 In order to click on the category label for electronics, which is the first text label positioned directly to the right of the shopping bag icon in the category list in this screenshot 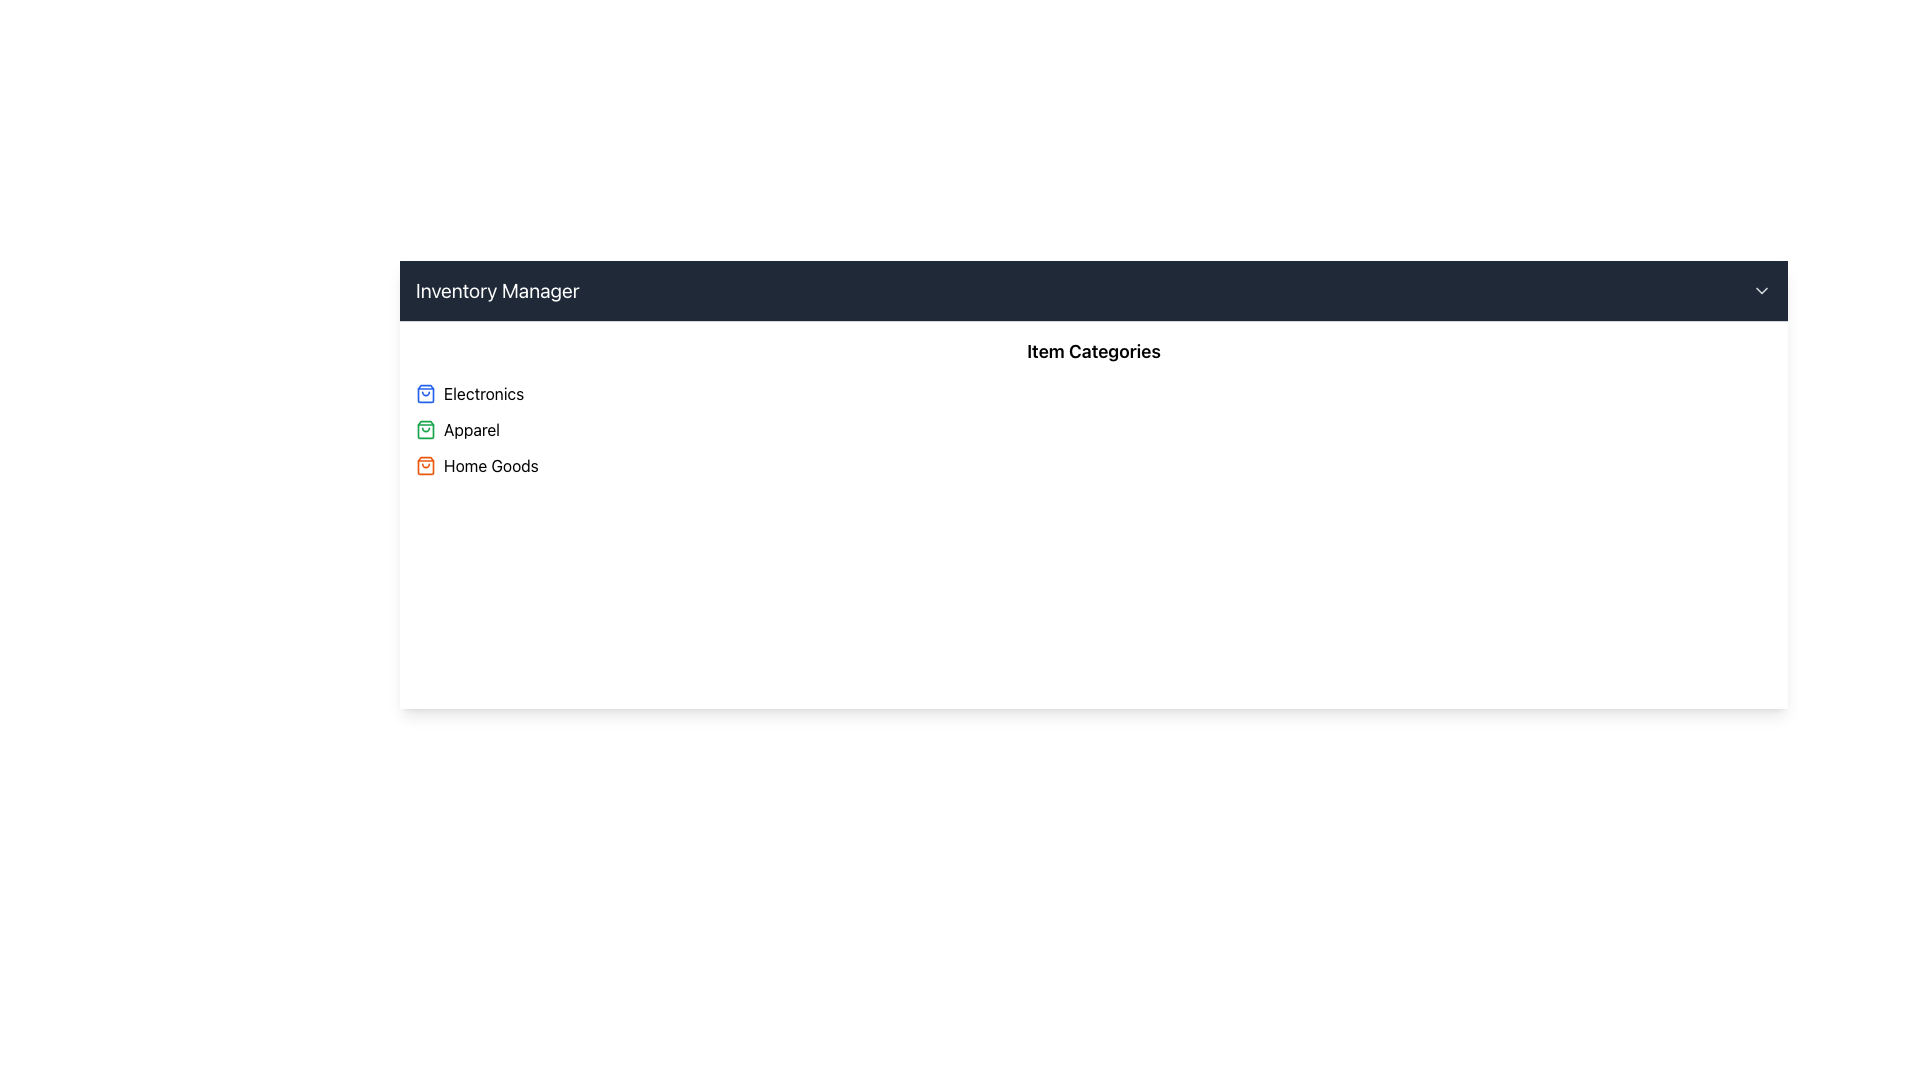, I will do `click(484, 393)`.